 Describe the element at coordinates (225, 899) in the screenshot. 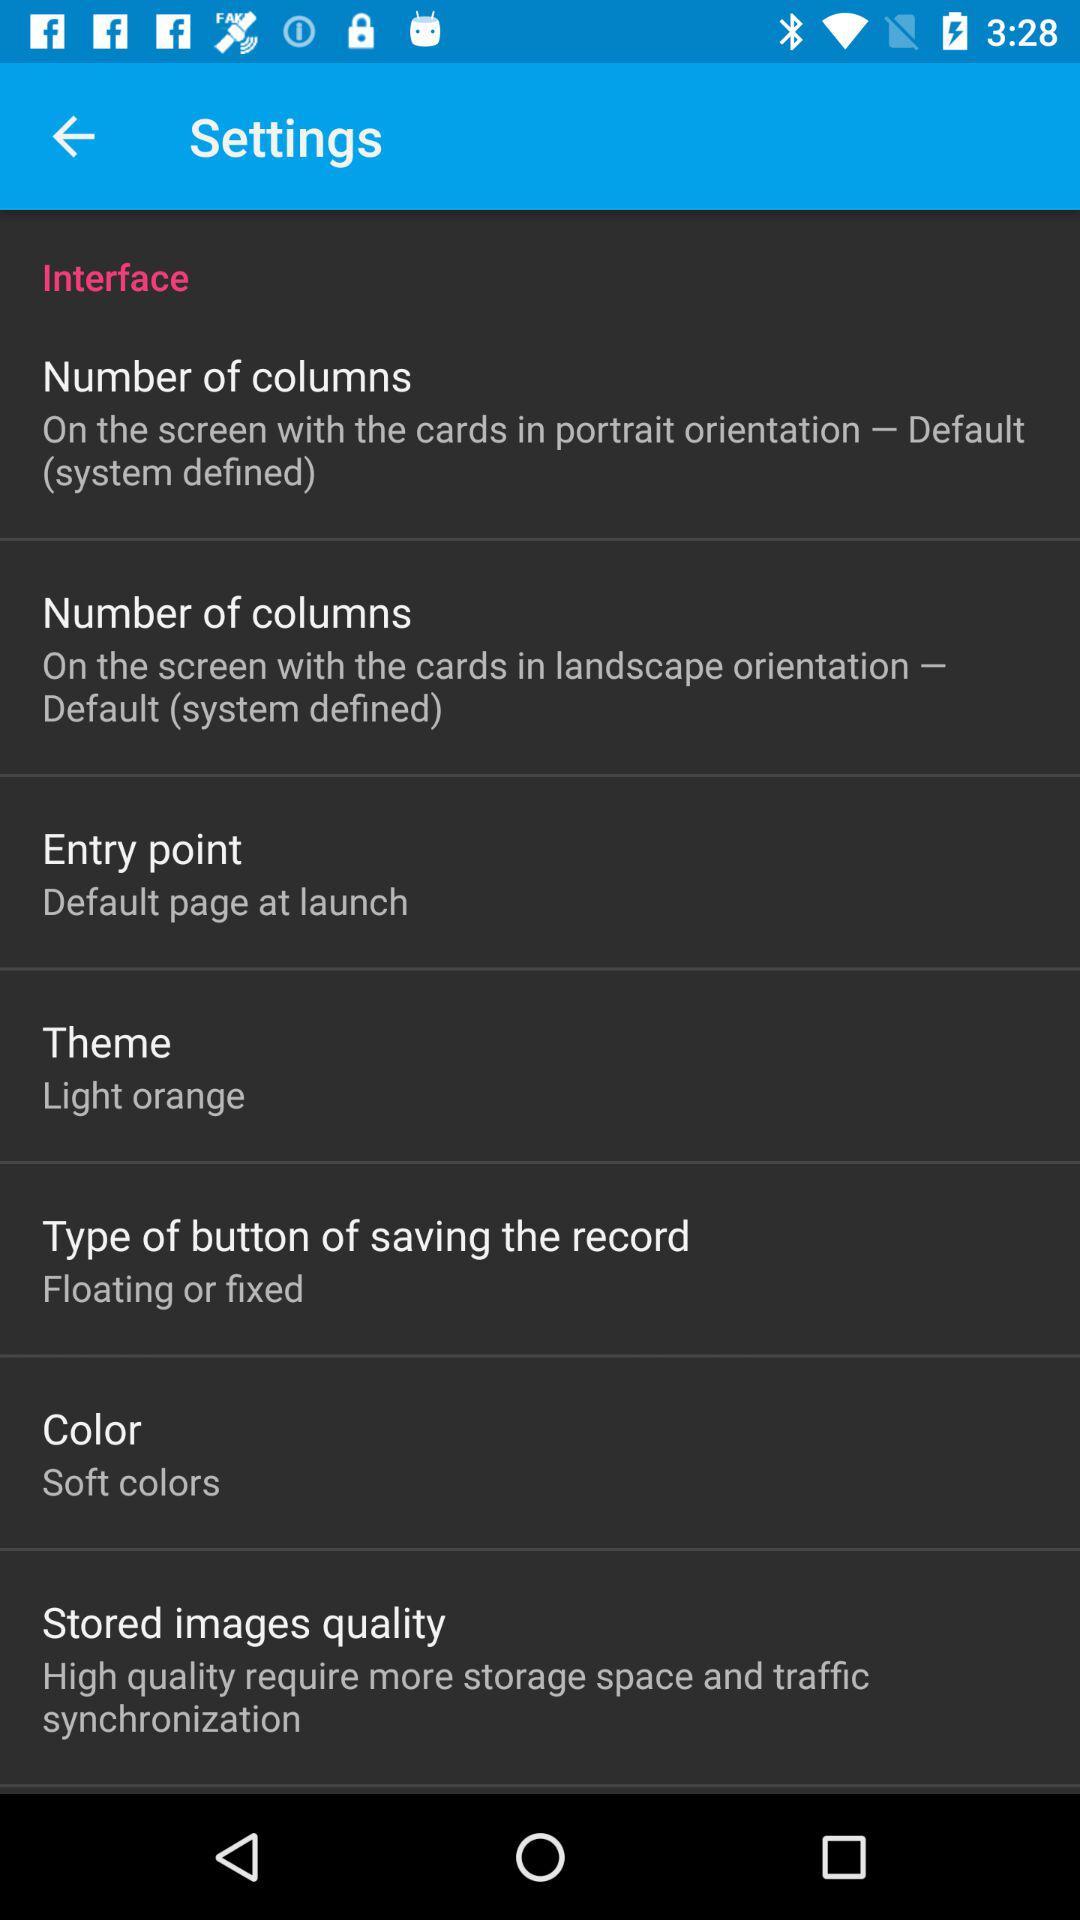

I see `the item above theme` at that location.